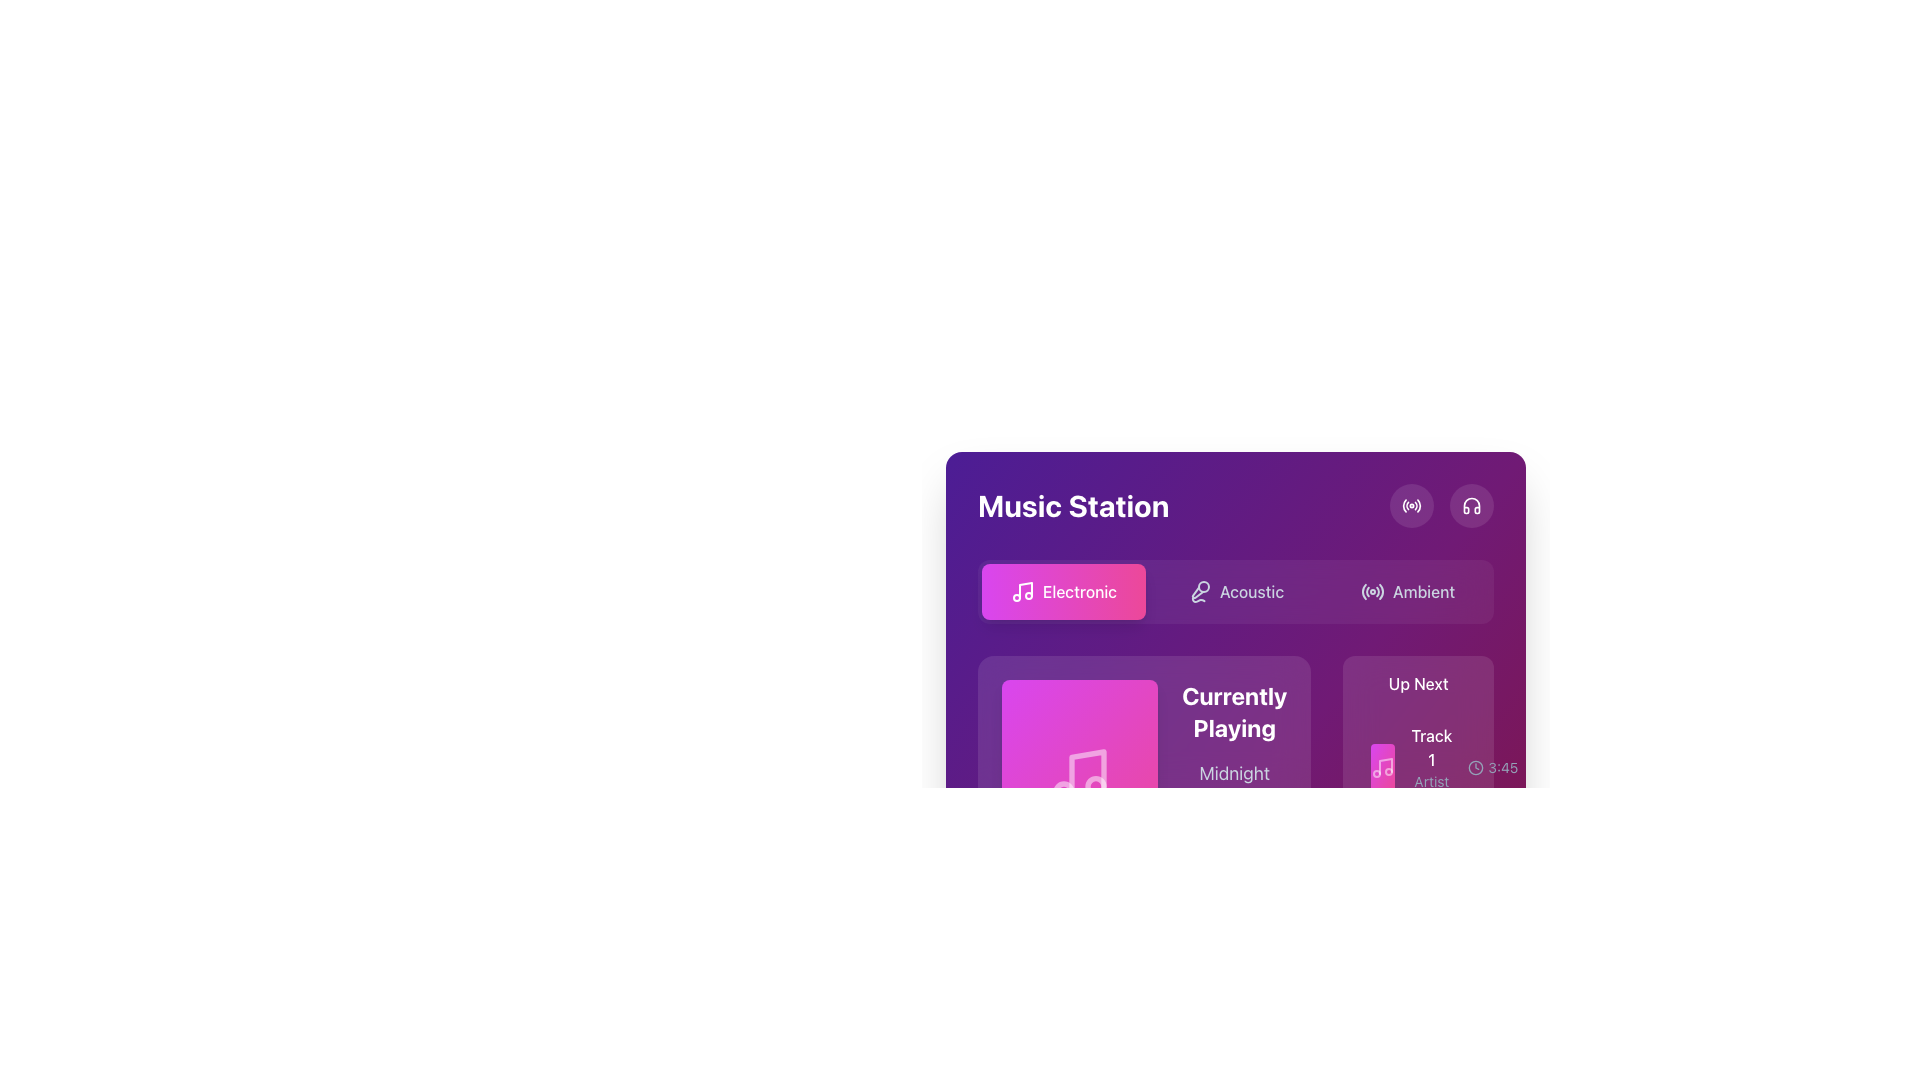 The height and width of the screenshot is (1080, 1920). Describe the element at coordinates (1382, 766) in the screenshot. I see `the rounded square icon with a gradient color scheme from fuchsia to pink, featuring a white music note symbol, located on the left side of the list item for 'Track 1' by 'Artist 1'` at that location.